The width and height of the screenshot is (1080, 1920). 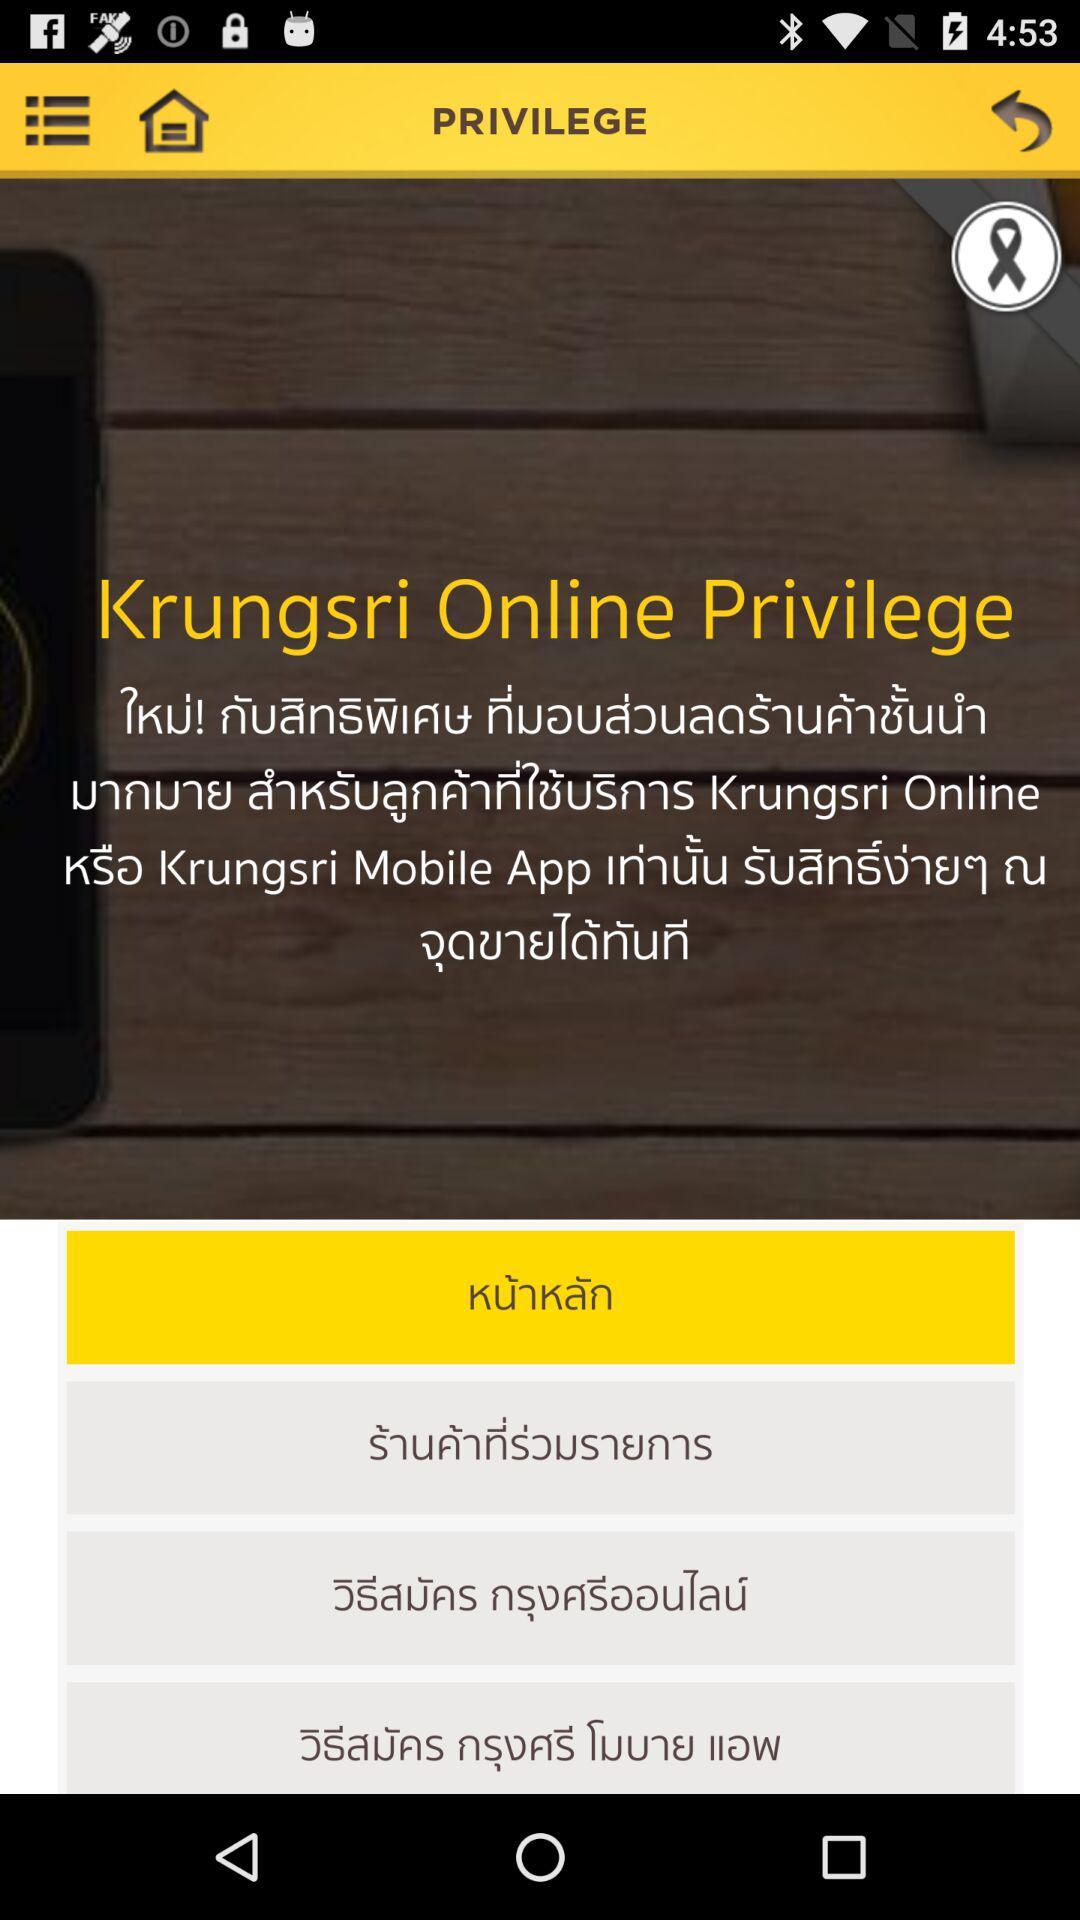 What do you see at coordinates (56, 119) in the screenshot?
I see `more details` at bounding box center [56, 119].